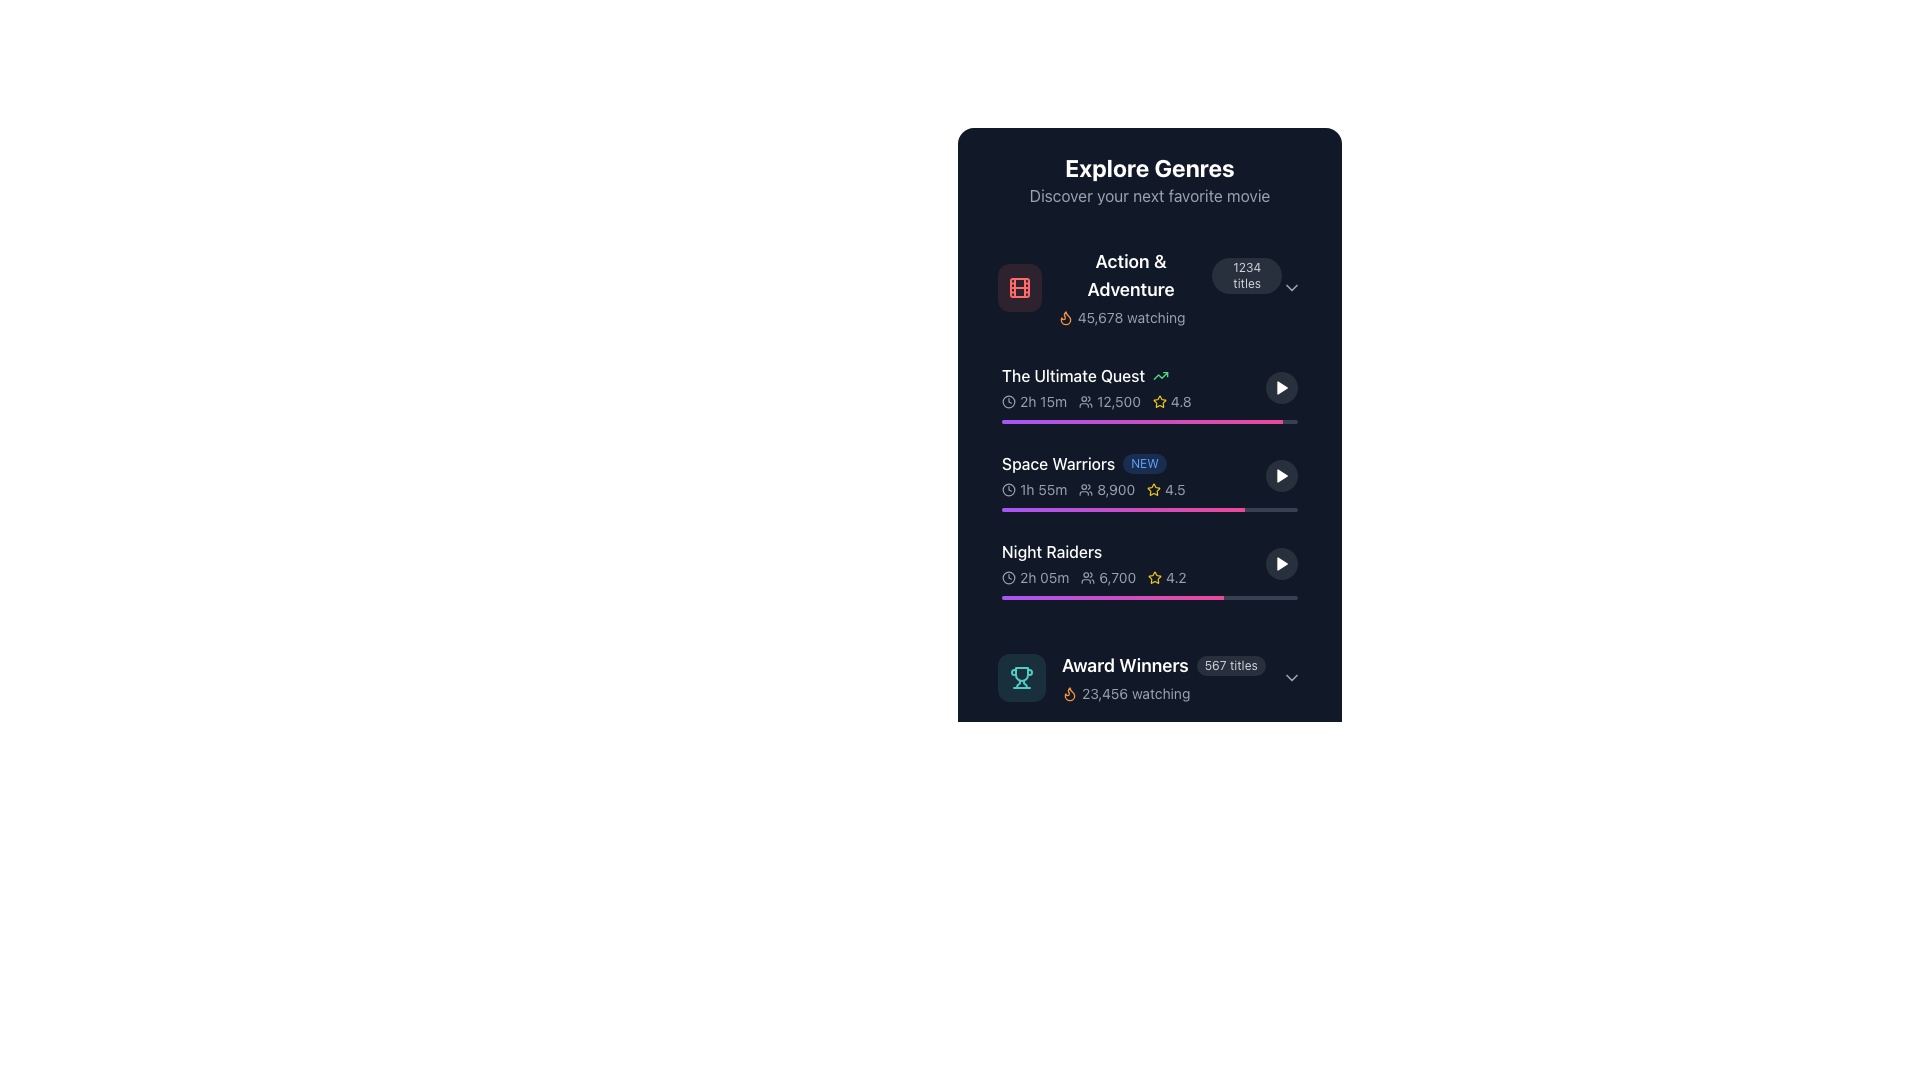 This screenshot has width=1920, height=1080. Describe the element at coordinates (1150, 288) in the screenshot. I see `the 'Action & Adventure' category selection button located at the top of the 'Explore Genres' list` at that location.